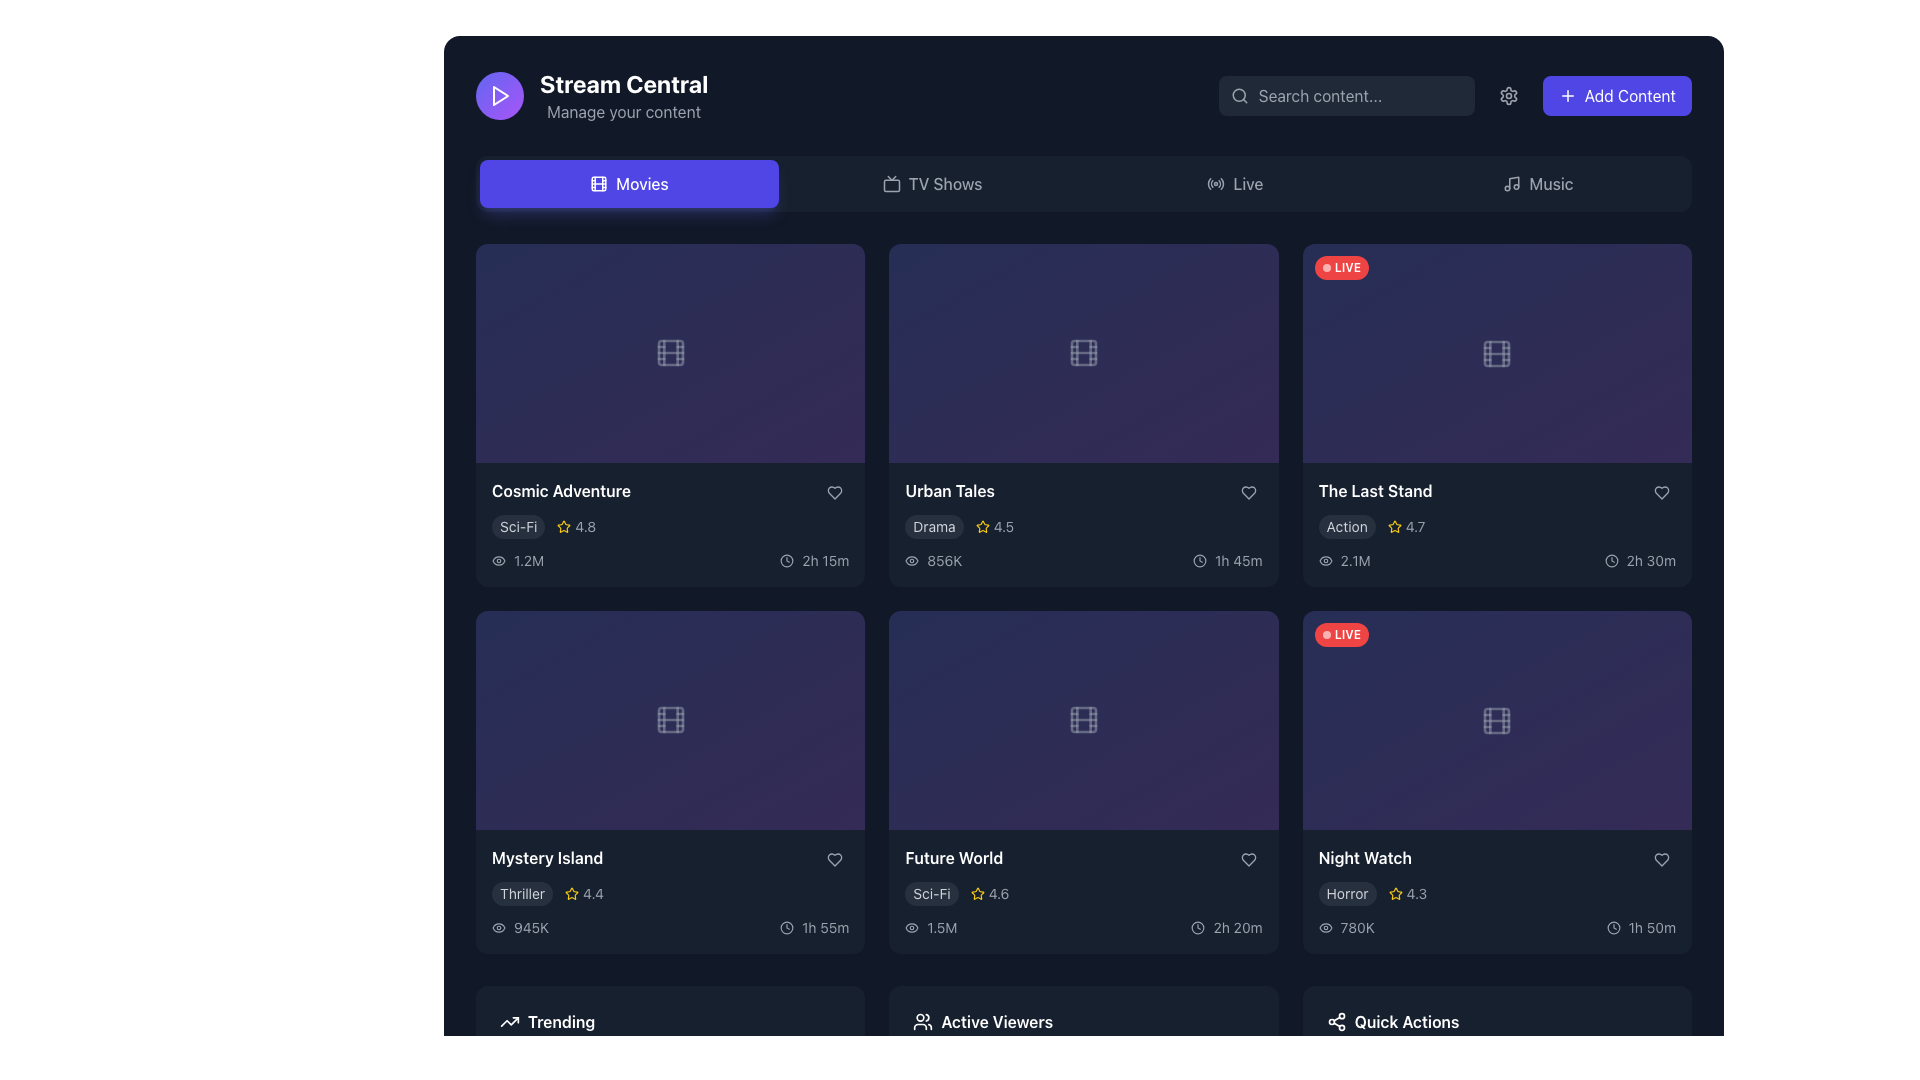  I want to click on the heart-shaped favorite button located in the bottom-right corner of the 'Mystery Island' card, so click(835, 859).